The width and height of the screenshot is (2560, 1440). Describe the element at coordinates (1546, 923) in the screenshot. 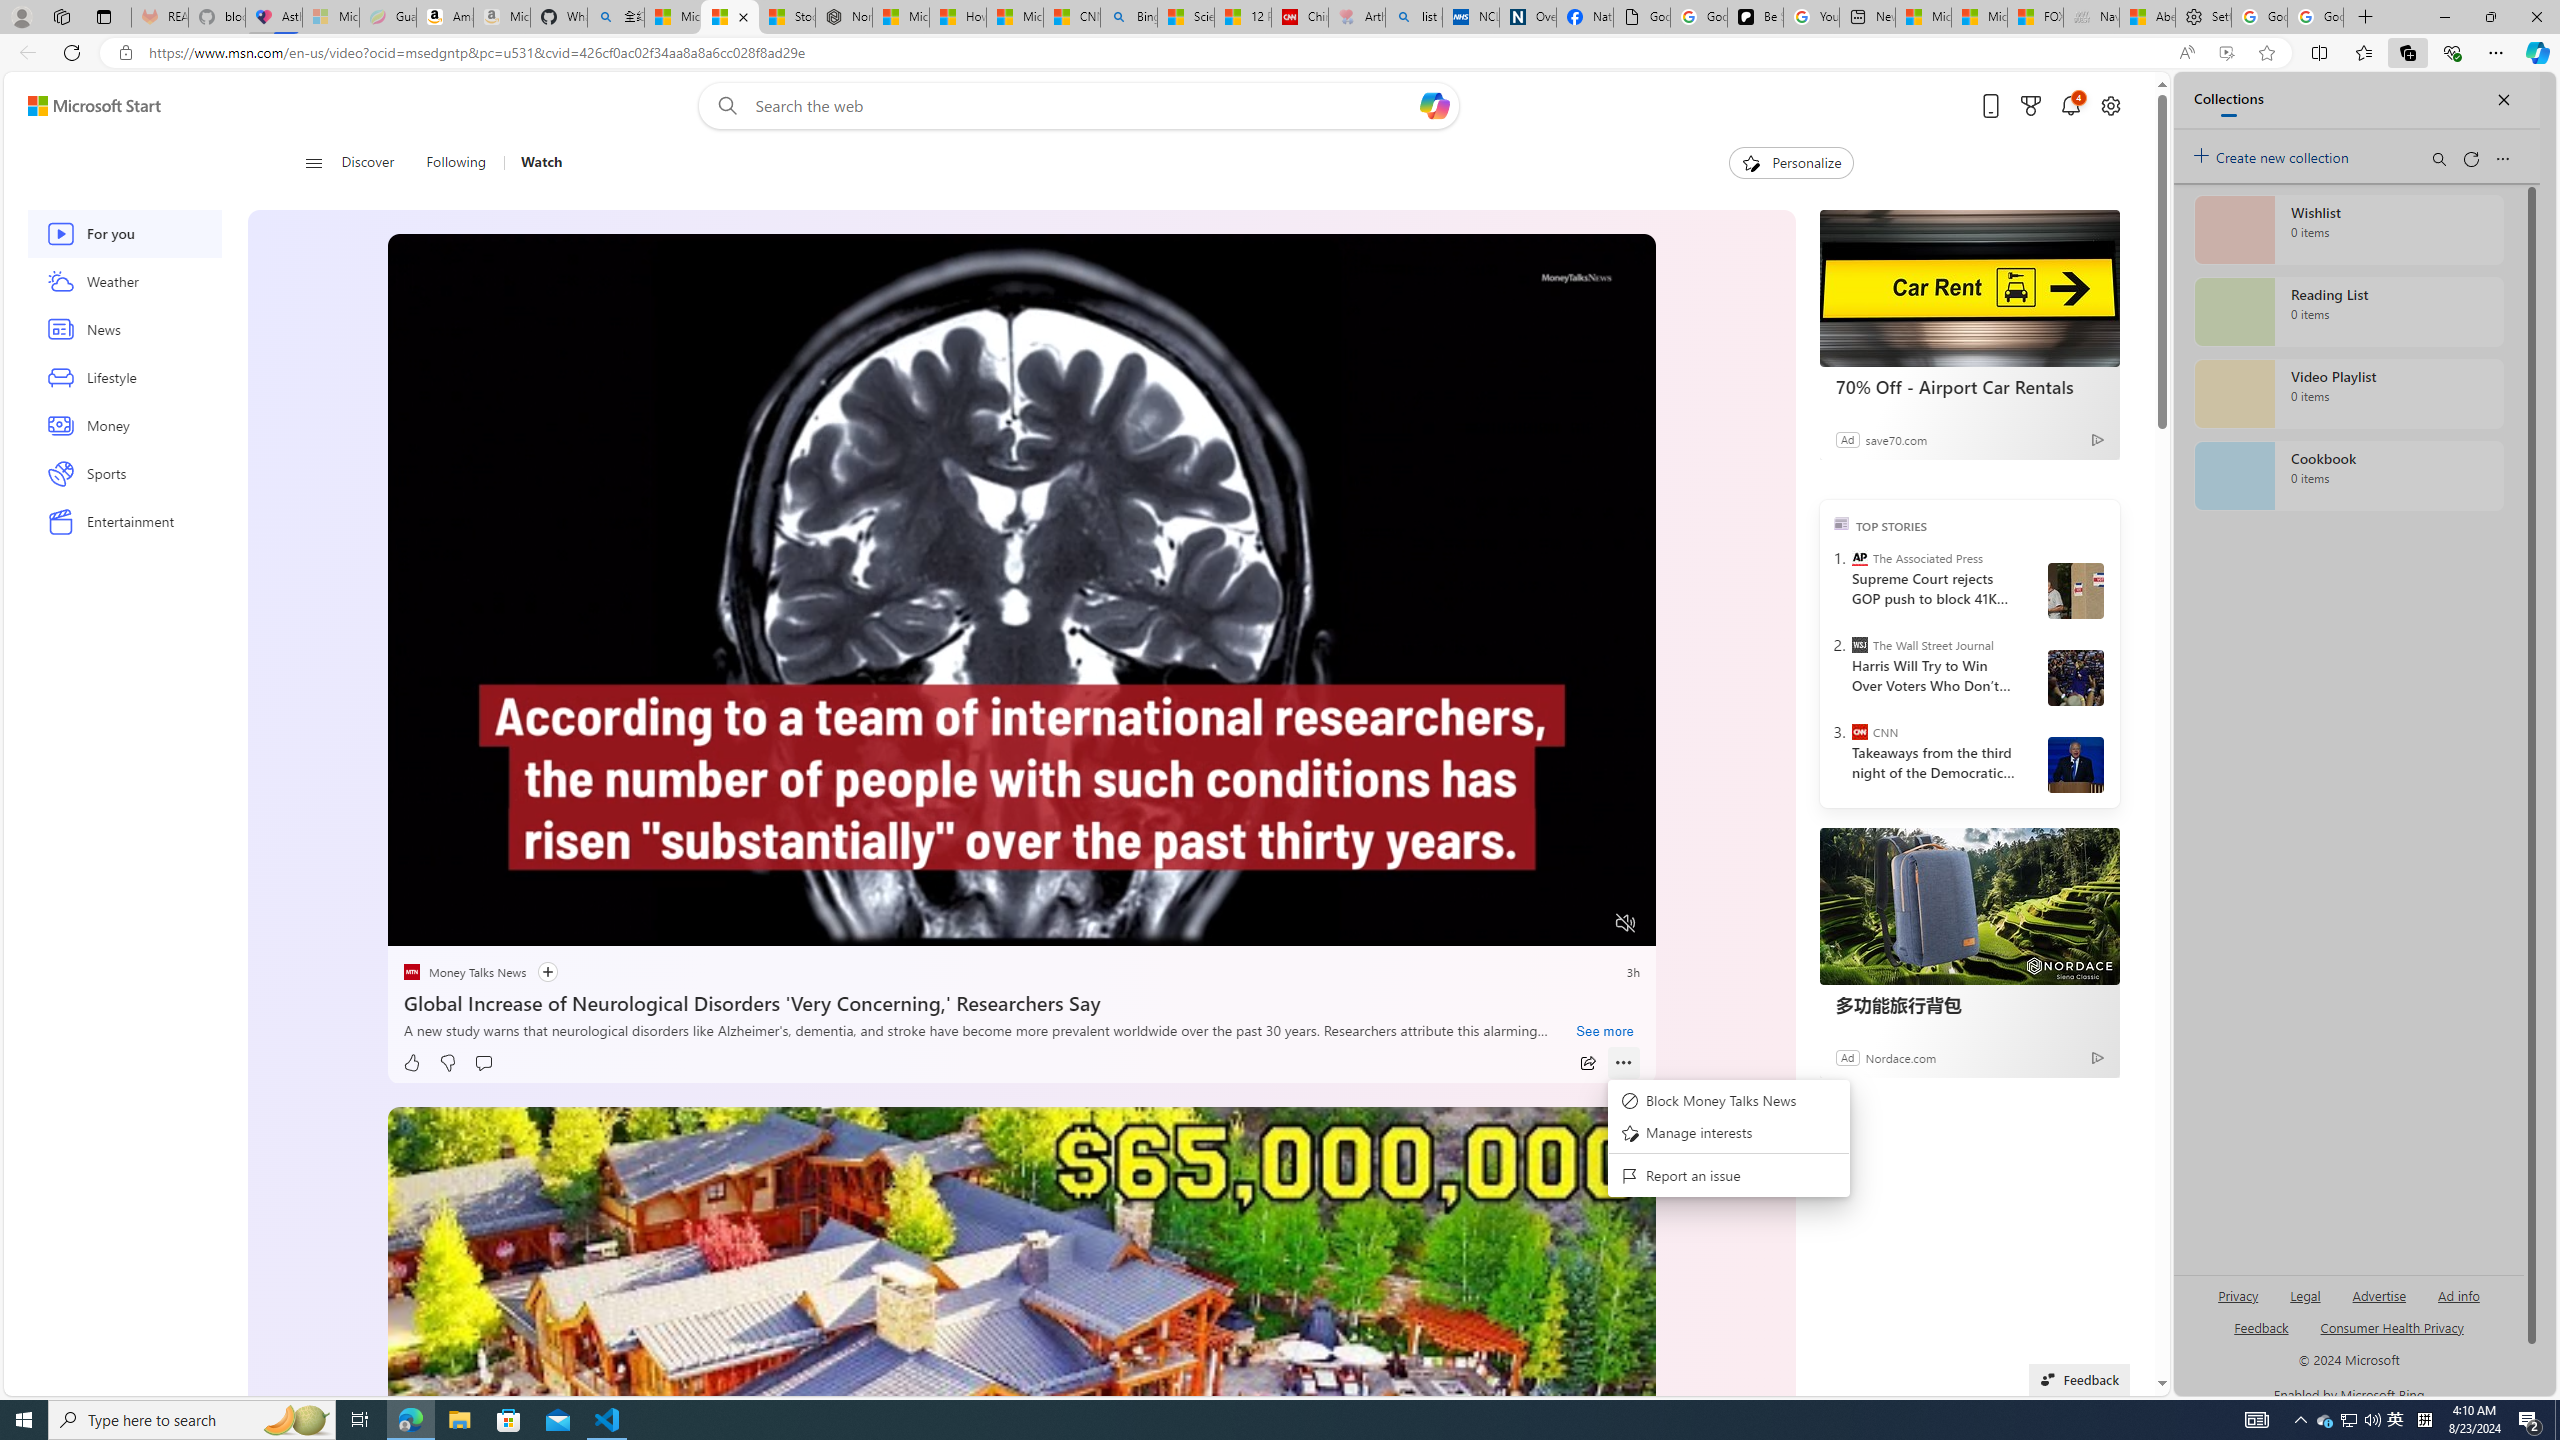

I see `'Captions'` at that location.